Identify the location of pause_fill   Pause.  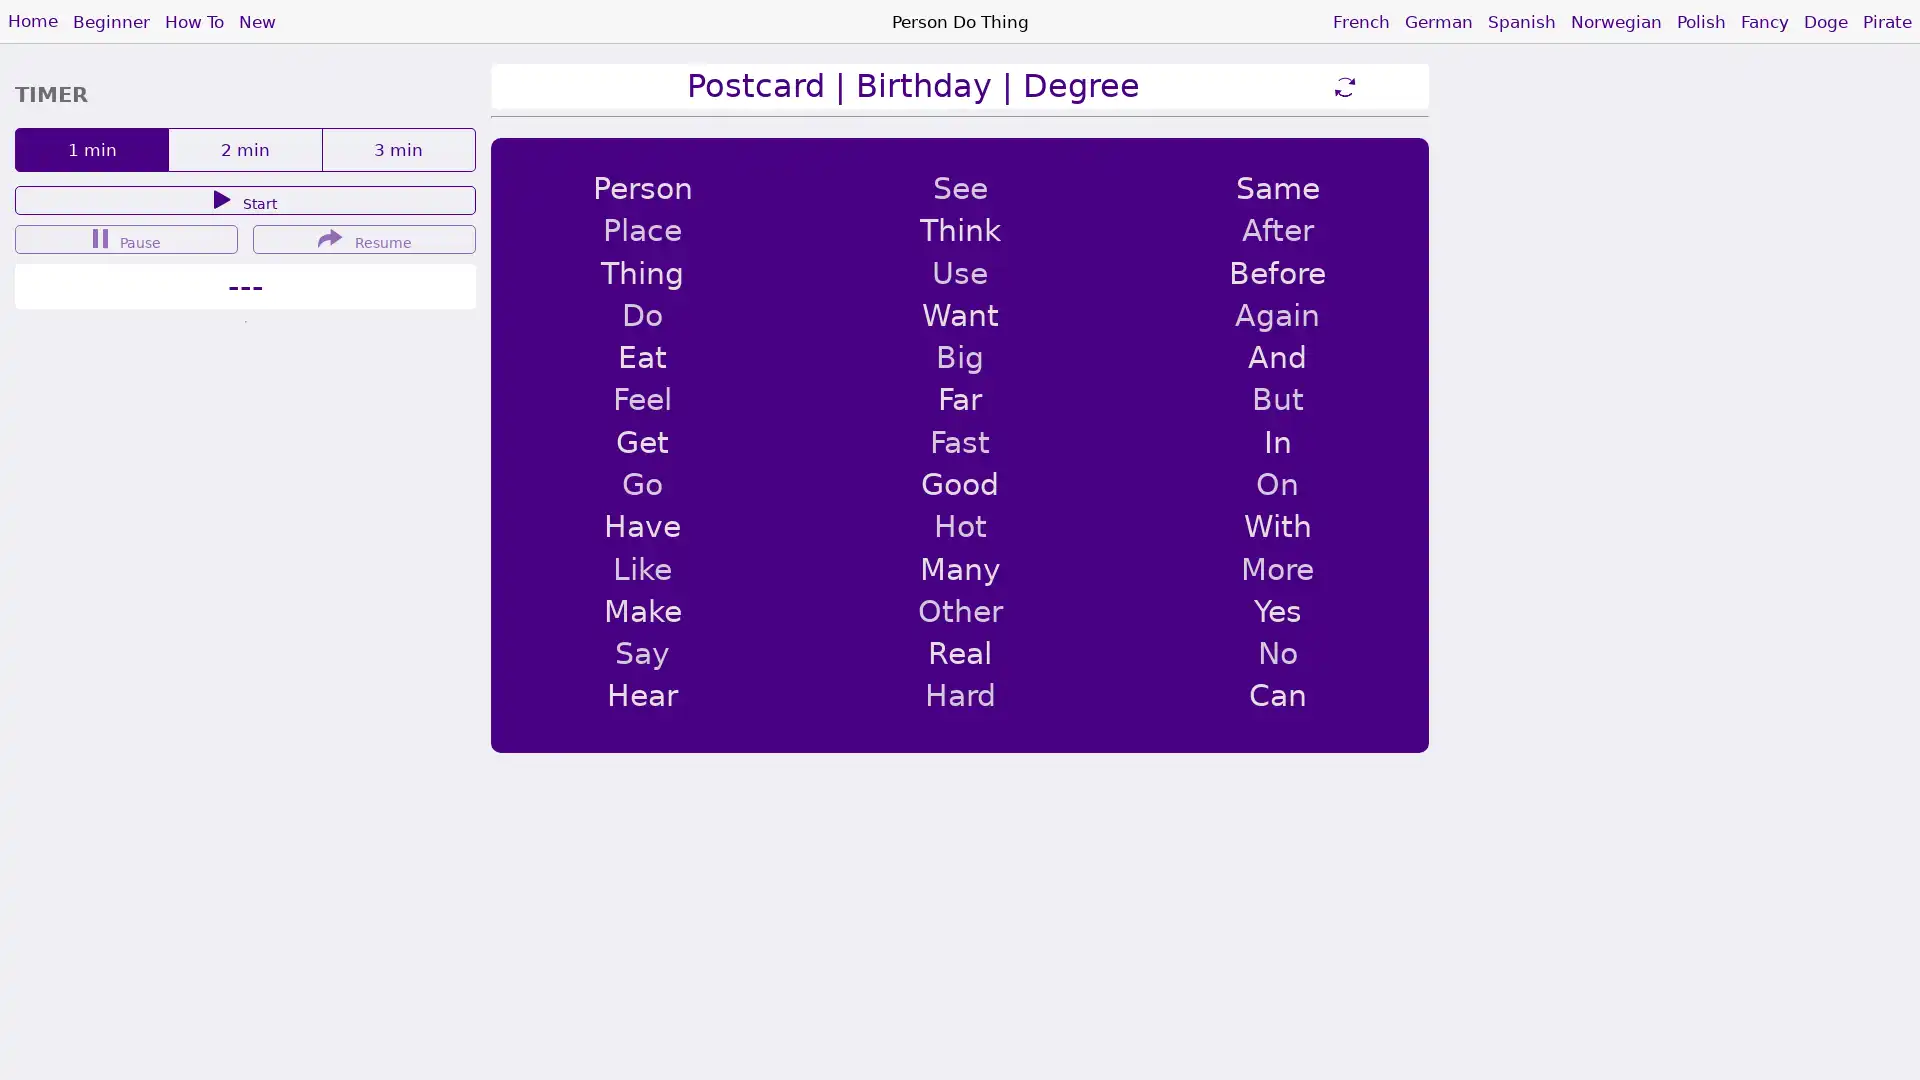
(125, 238).